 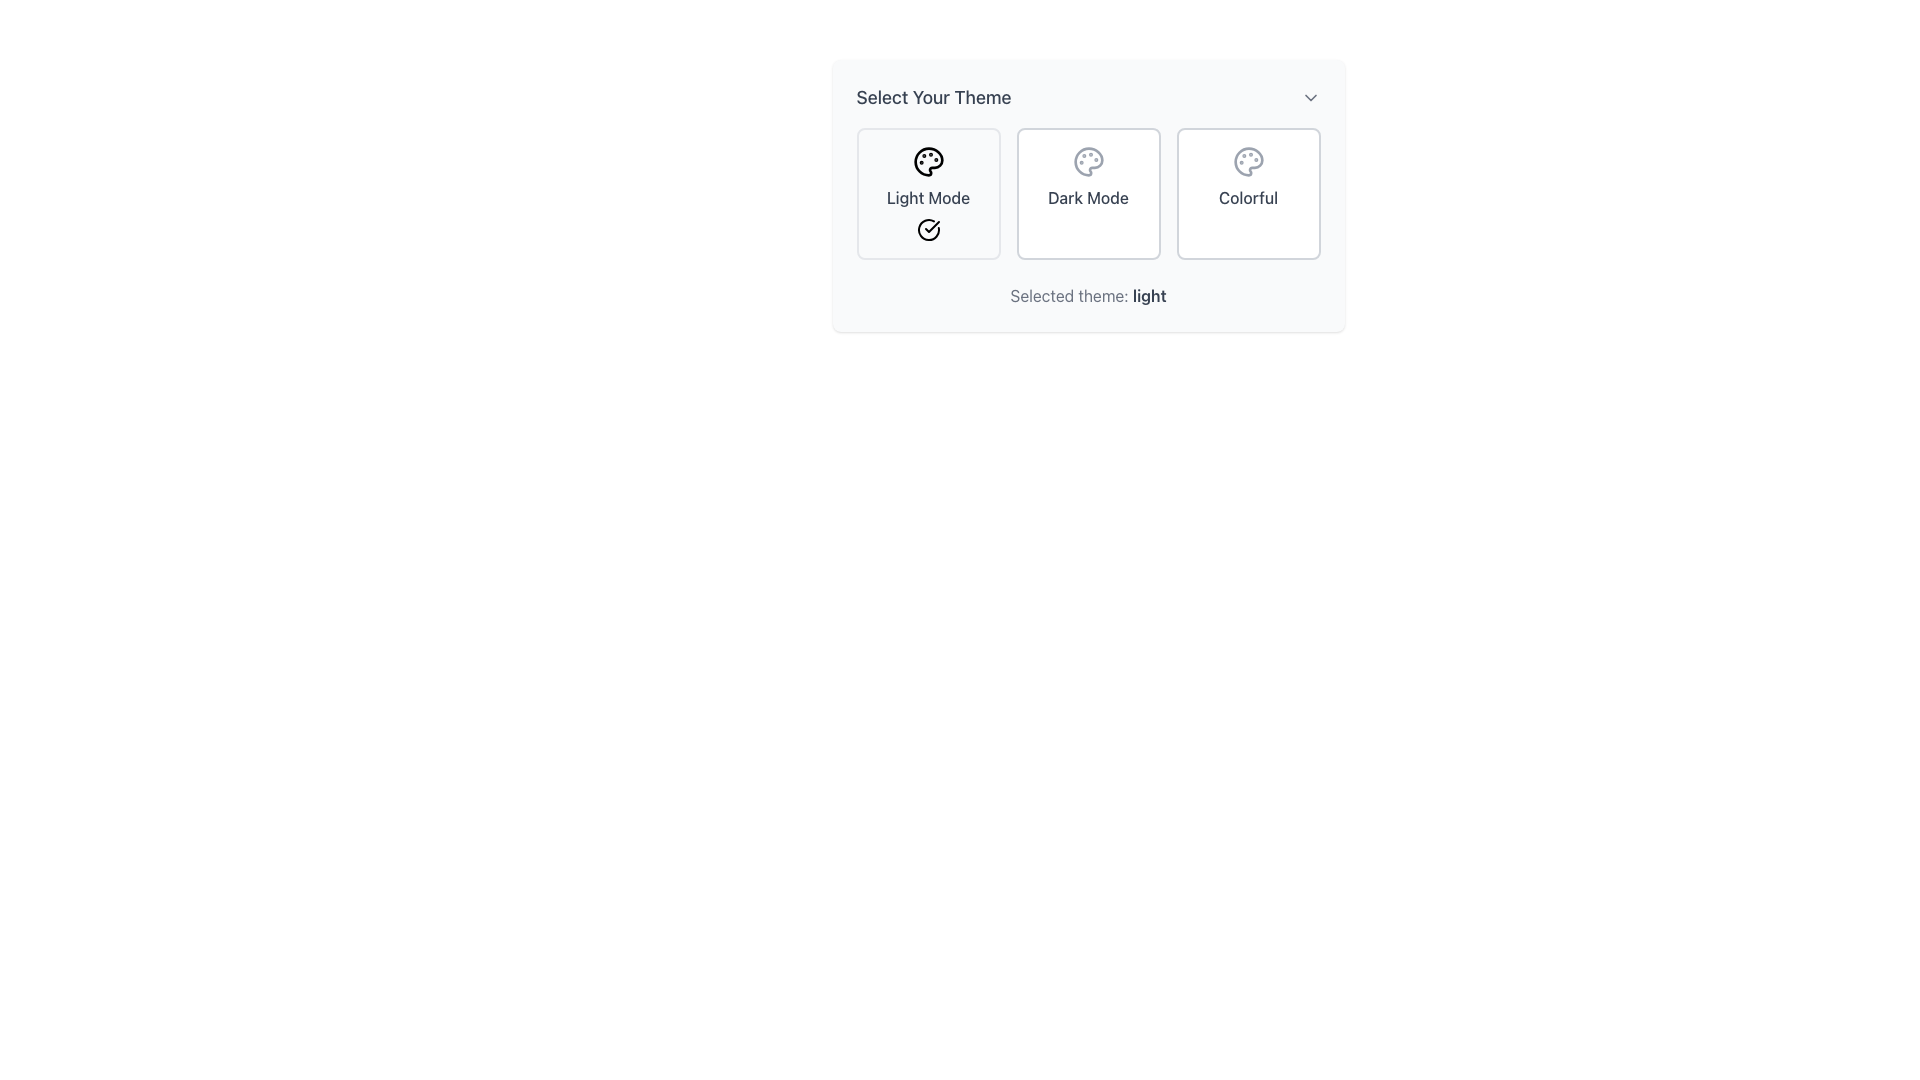 I want to click on the painter's palette icon located in the leftmost position of the 'Select Your Theme' section, so click(x=926, y=161).